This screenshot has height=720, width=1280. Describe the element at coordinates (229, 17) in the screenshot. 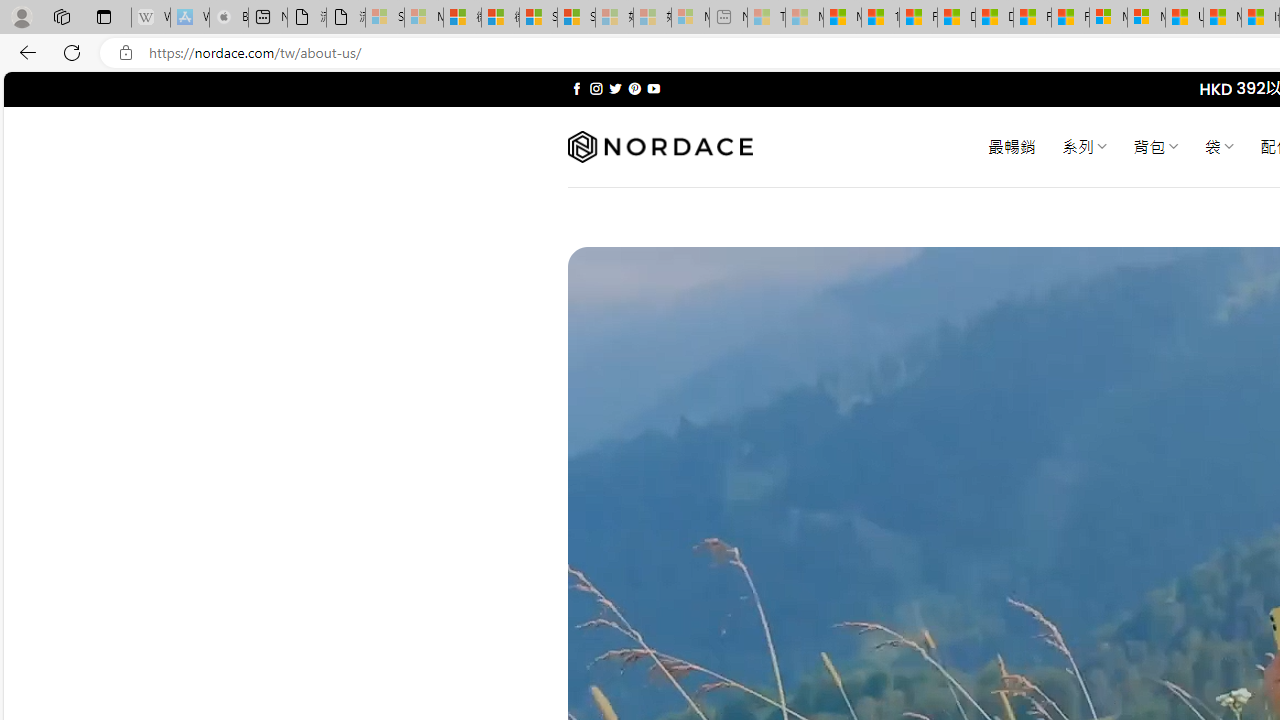

I see `'Buy iPad - Apple - Sleeping'` at that location.